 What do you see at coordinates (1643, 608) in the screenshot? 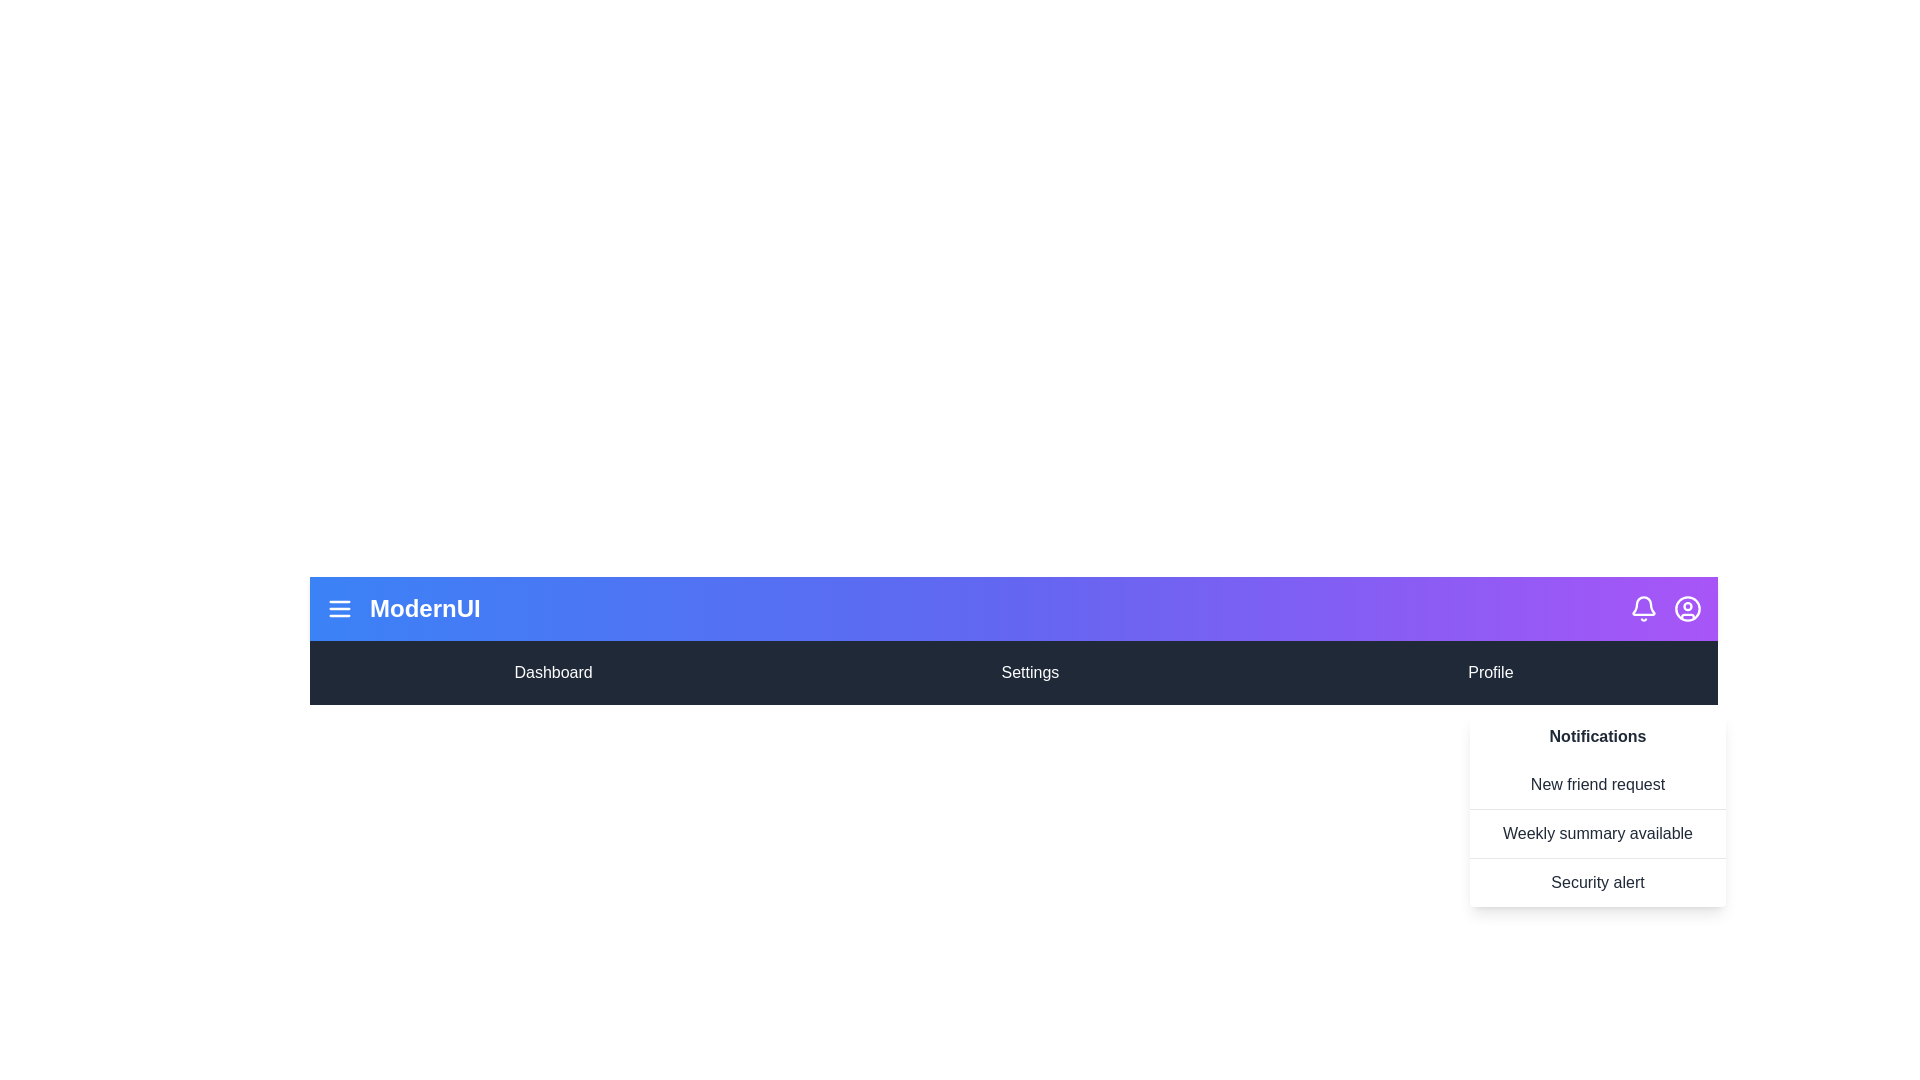
I see `the bell icon to toggle the notifications visibility` at bounding box center [1643, 608].